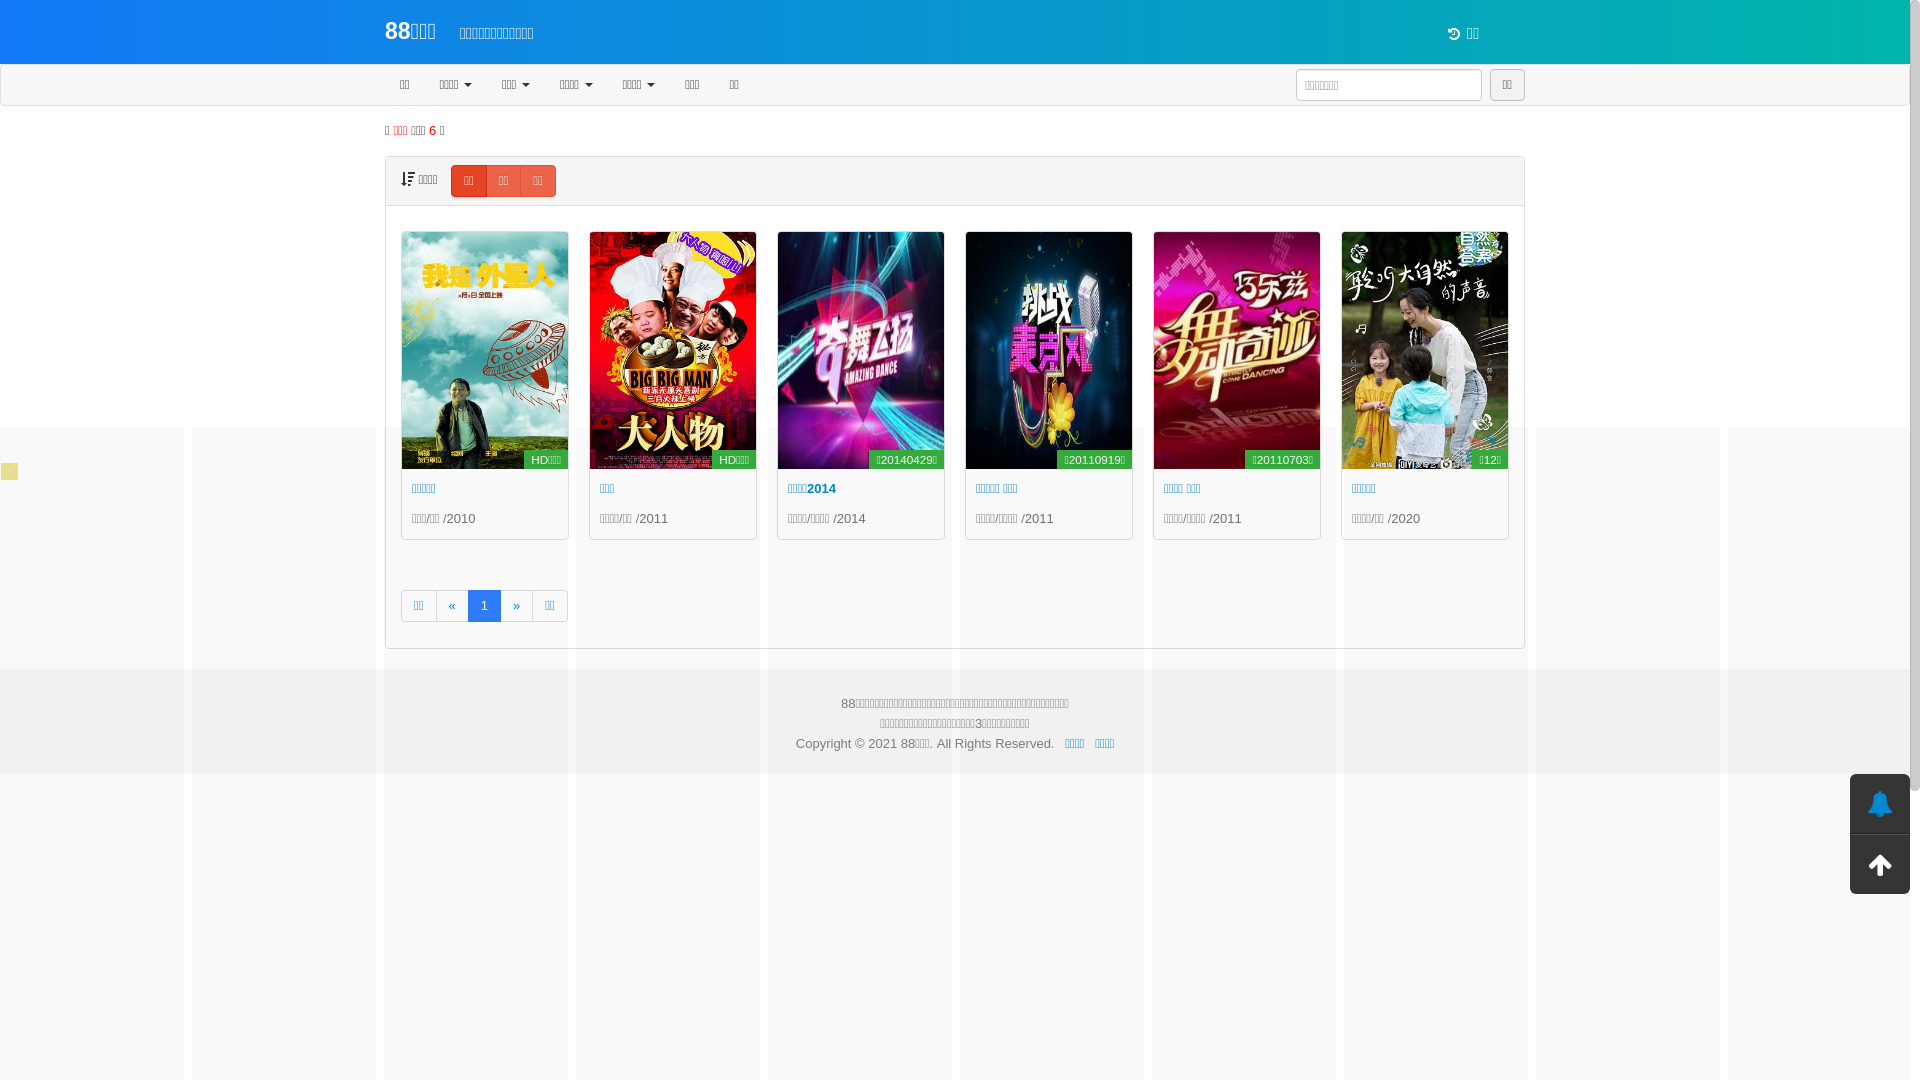 The width and height of the screenshot is (1920, 1080). What do you see at coordinates (460, 517) in the screenshot?
I see `'2010'` at bounding box center [460, 517].